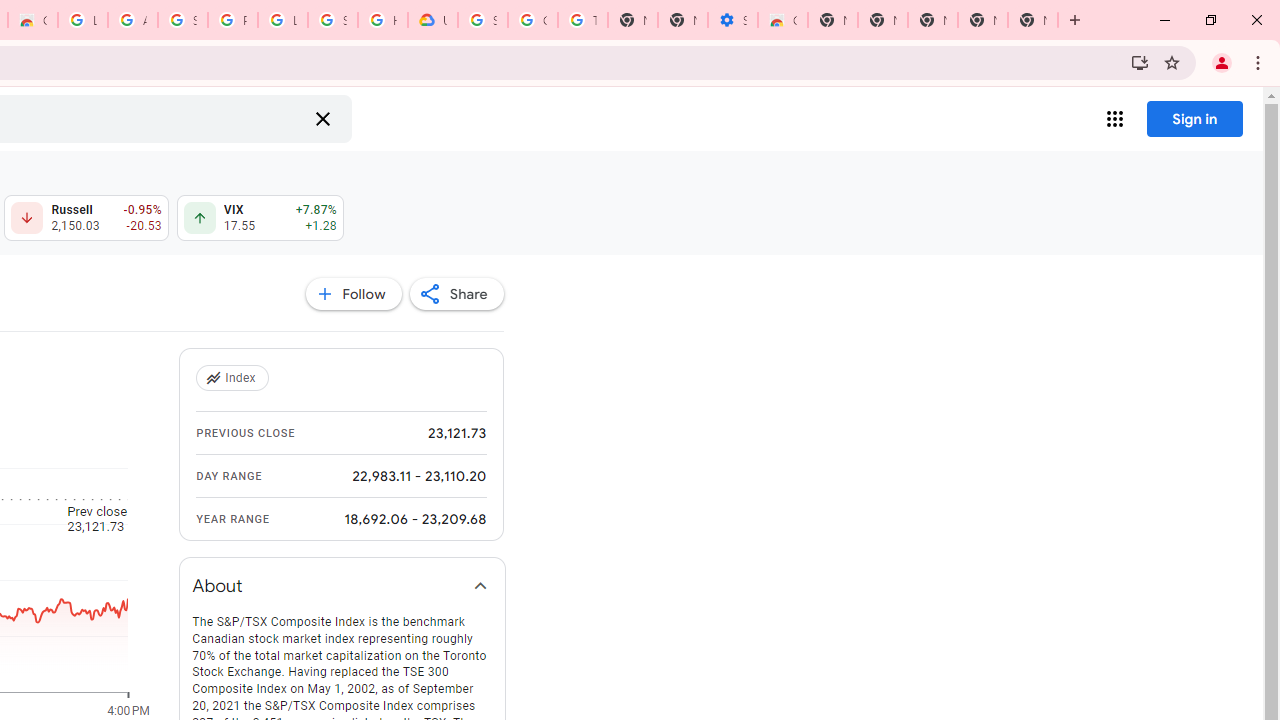 This screenshot has height=720, width=1280. I want to click on 'Sign in - Google Accounts', so click(333, 20).